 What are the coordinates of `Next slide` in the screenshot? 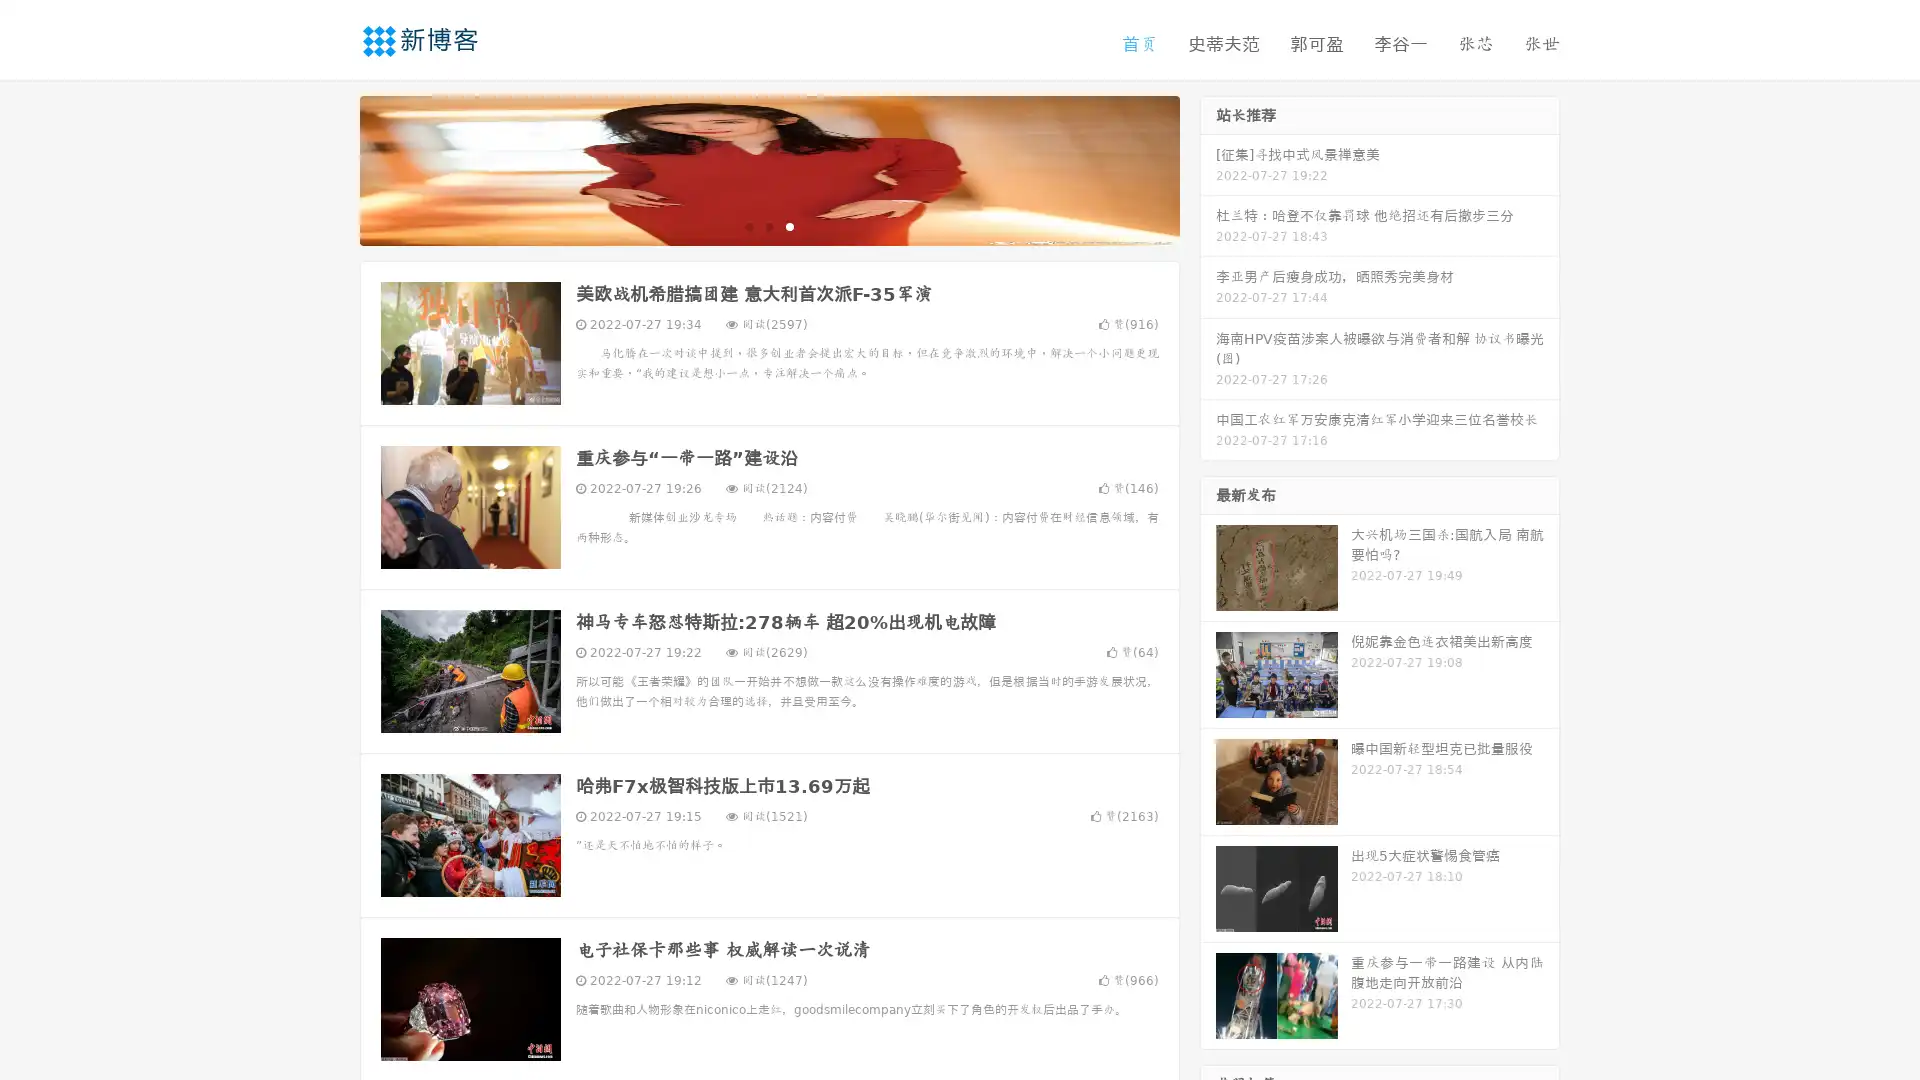 It's located at (1208, 168).